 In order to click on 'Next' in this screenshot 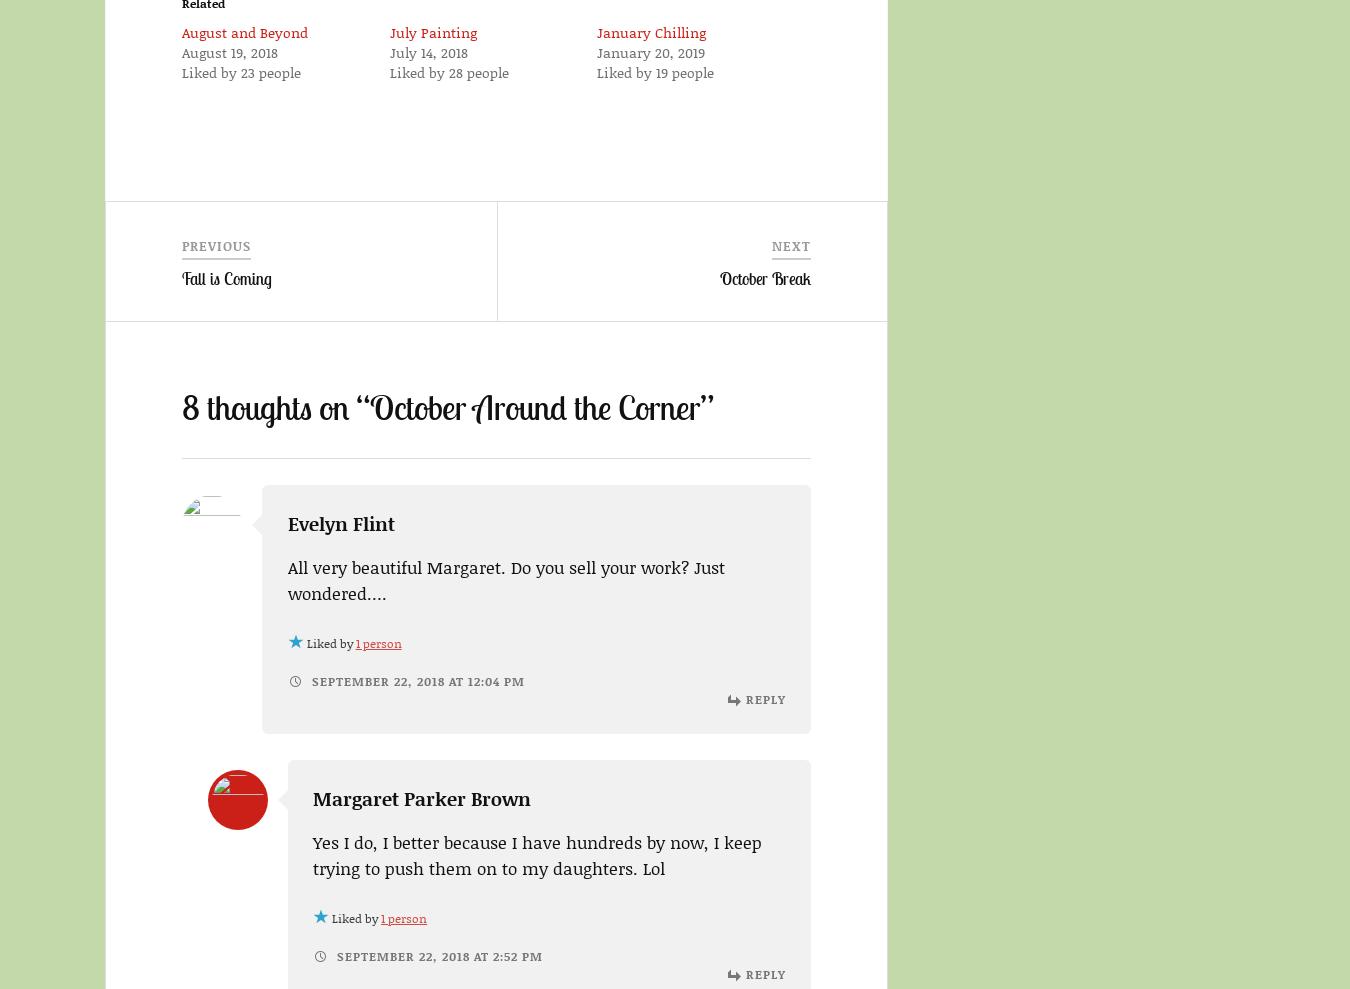, I will do `click(791, 244)`.